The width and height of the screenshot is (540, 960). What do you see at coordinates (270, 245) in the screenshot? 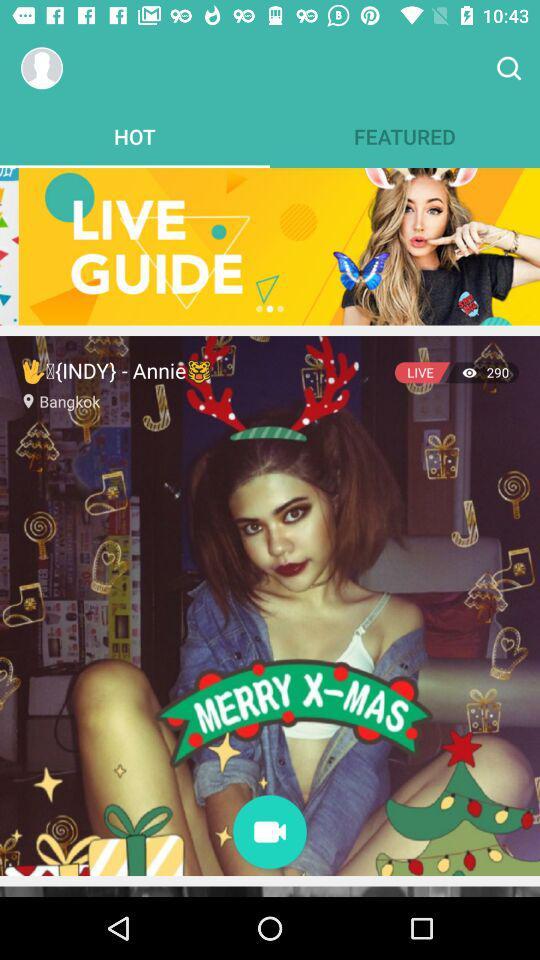
I see `item below the hot item` at bounding box center [270, 245].